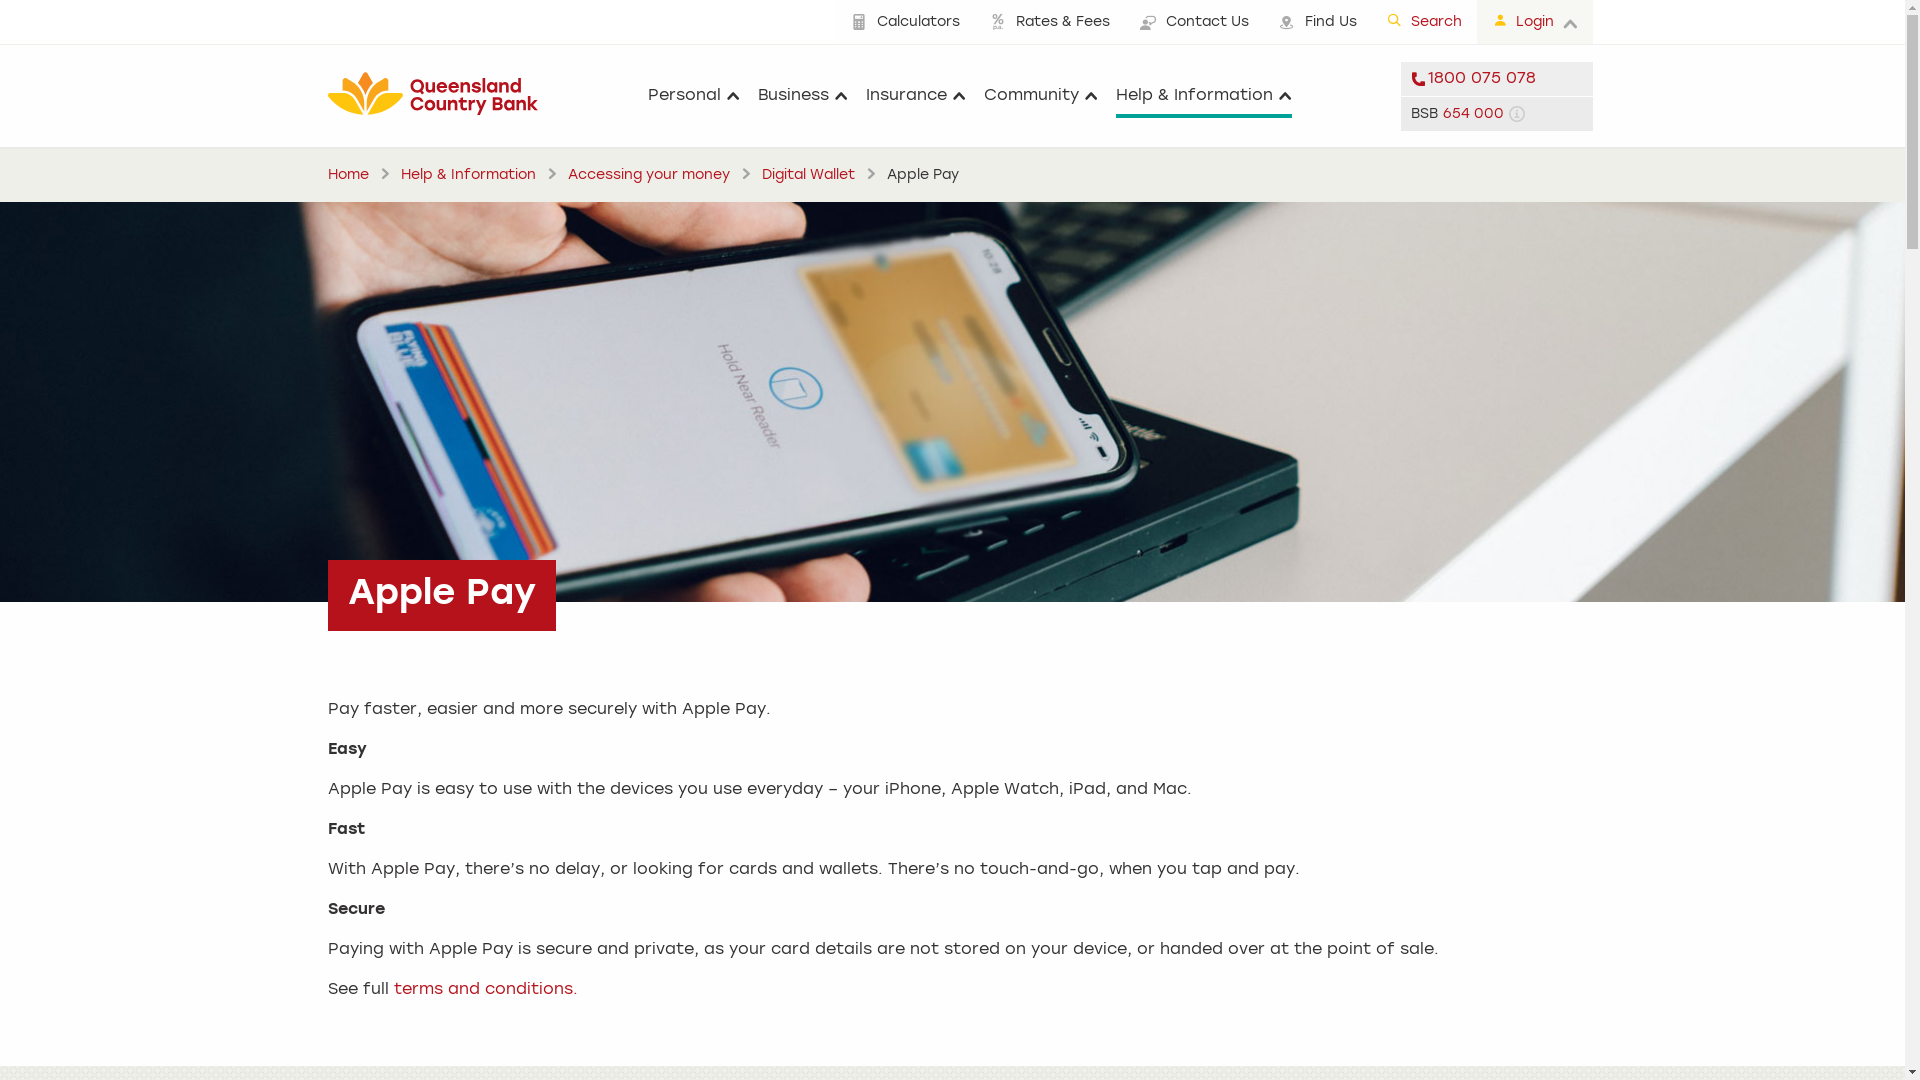  Describe the element at coordinates (1040, 96) in the screenshot. I see `'Community'` at that location.